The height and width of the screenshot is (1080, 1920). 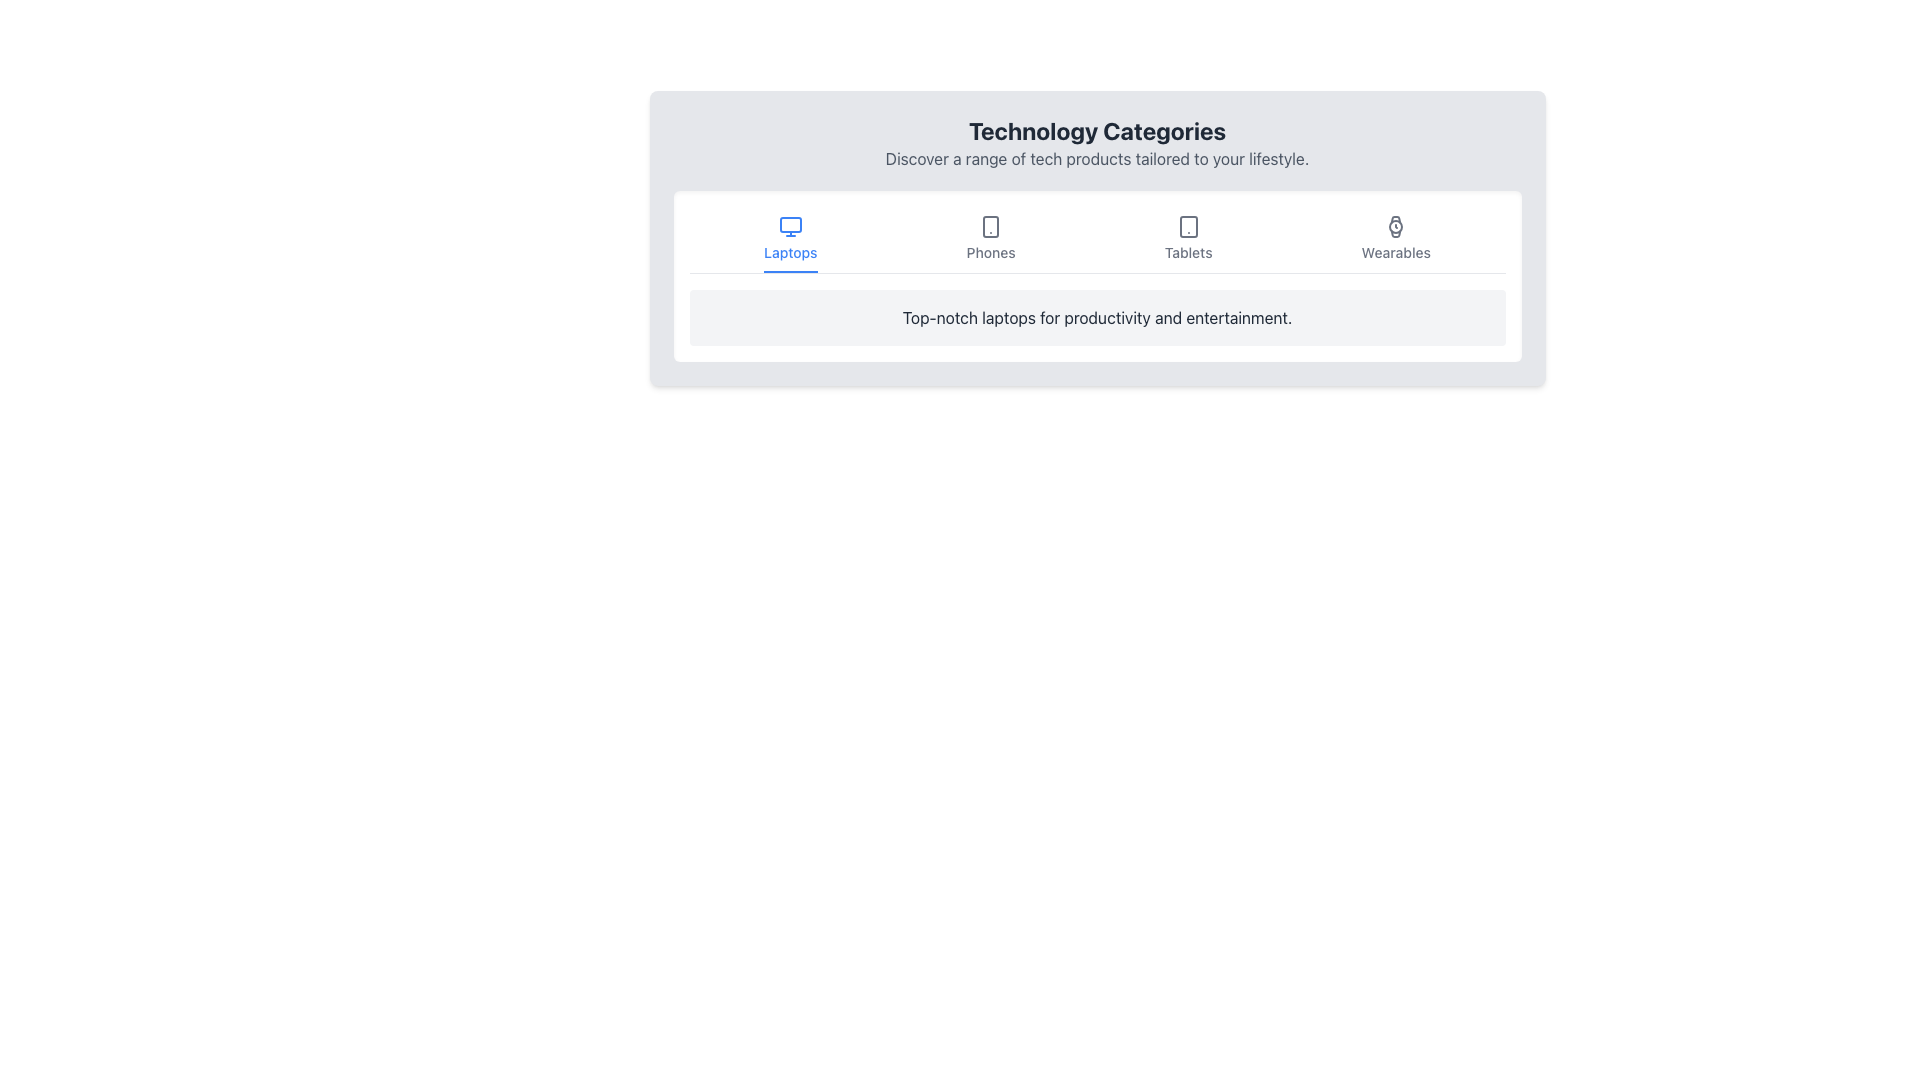 I want to click on the 'Phones' category icon located in the horizontal navigation bar below 'Technology Categories', so click(x=991, y=226).